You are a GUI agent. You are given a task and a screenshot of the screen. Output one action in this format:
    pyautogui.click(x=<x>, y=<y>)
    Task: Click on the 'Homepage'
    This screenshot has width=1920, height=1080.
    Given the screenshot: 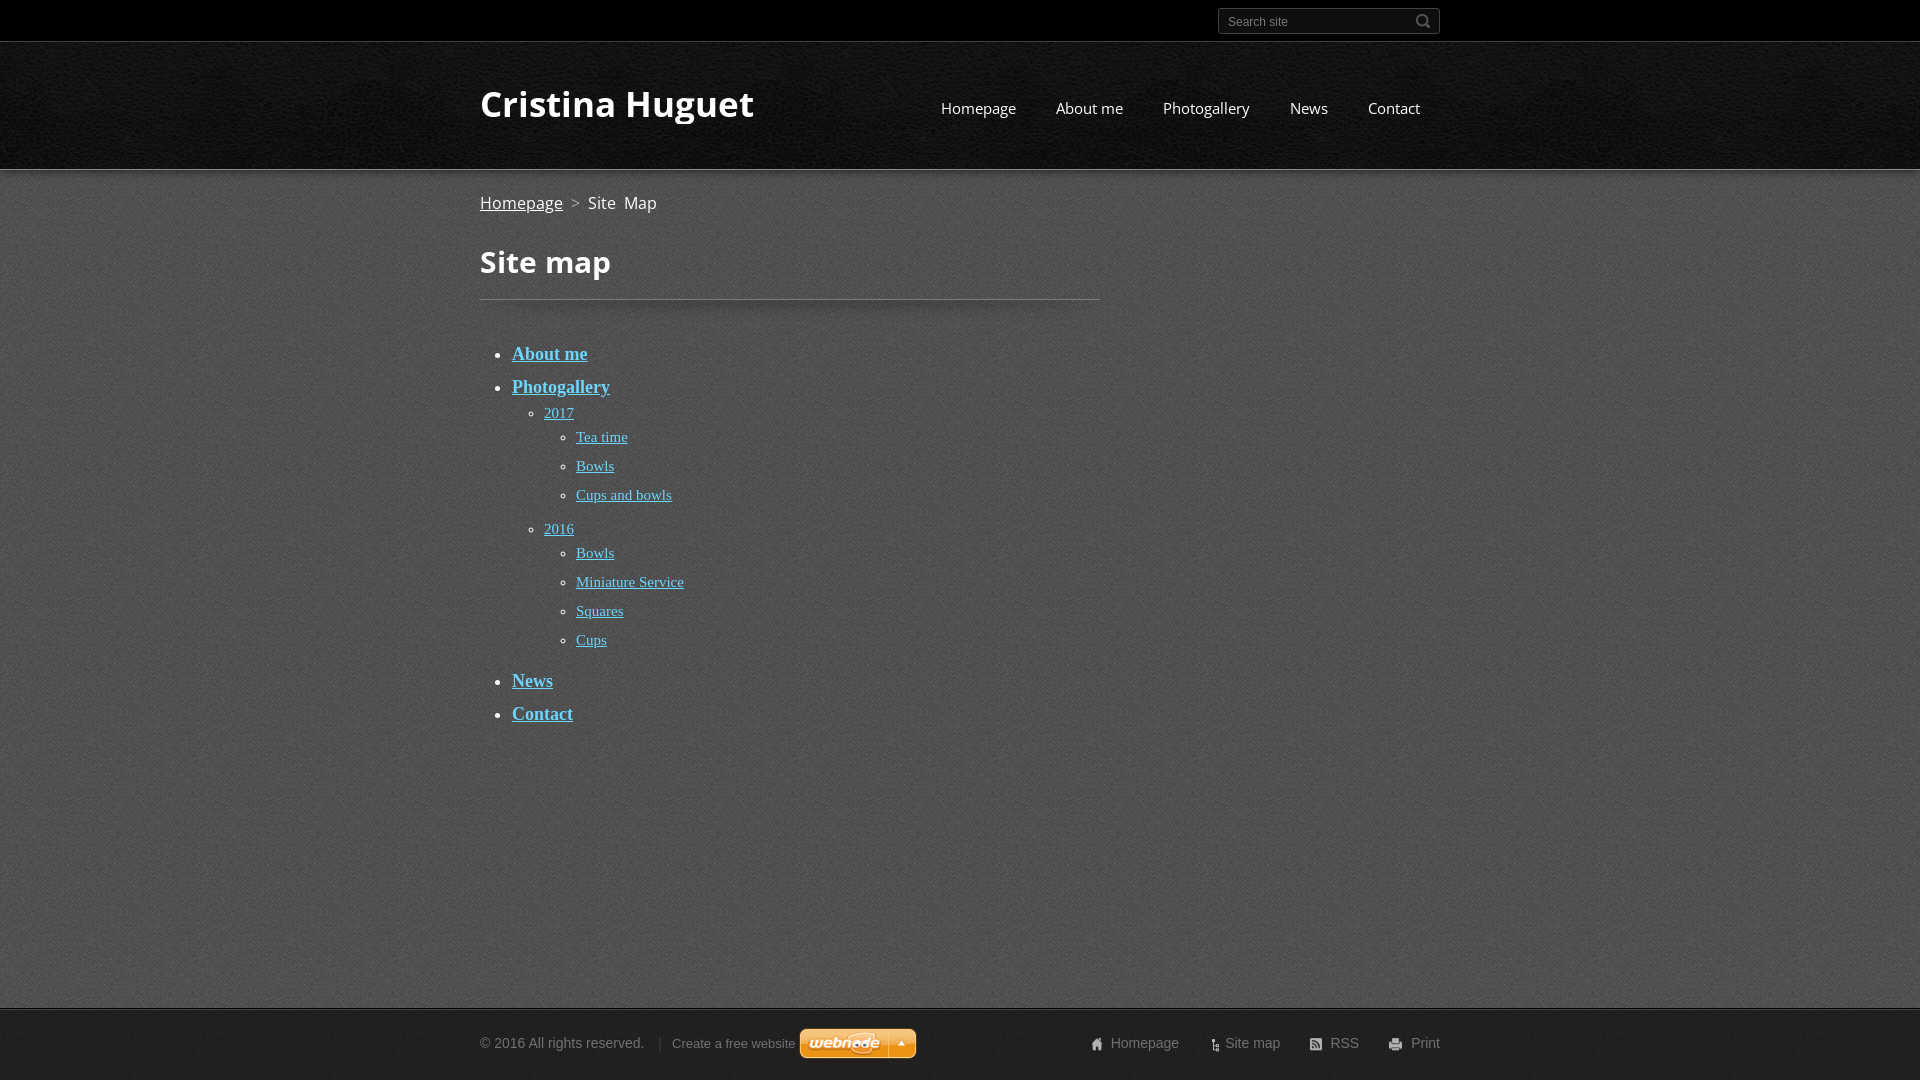 What is the action you would take?
    pyautogui.click(x=1145, y=1041)
    